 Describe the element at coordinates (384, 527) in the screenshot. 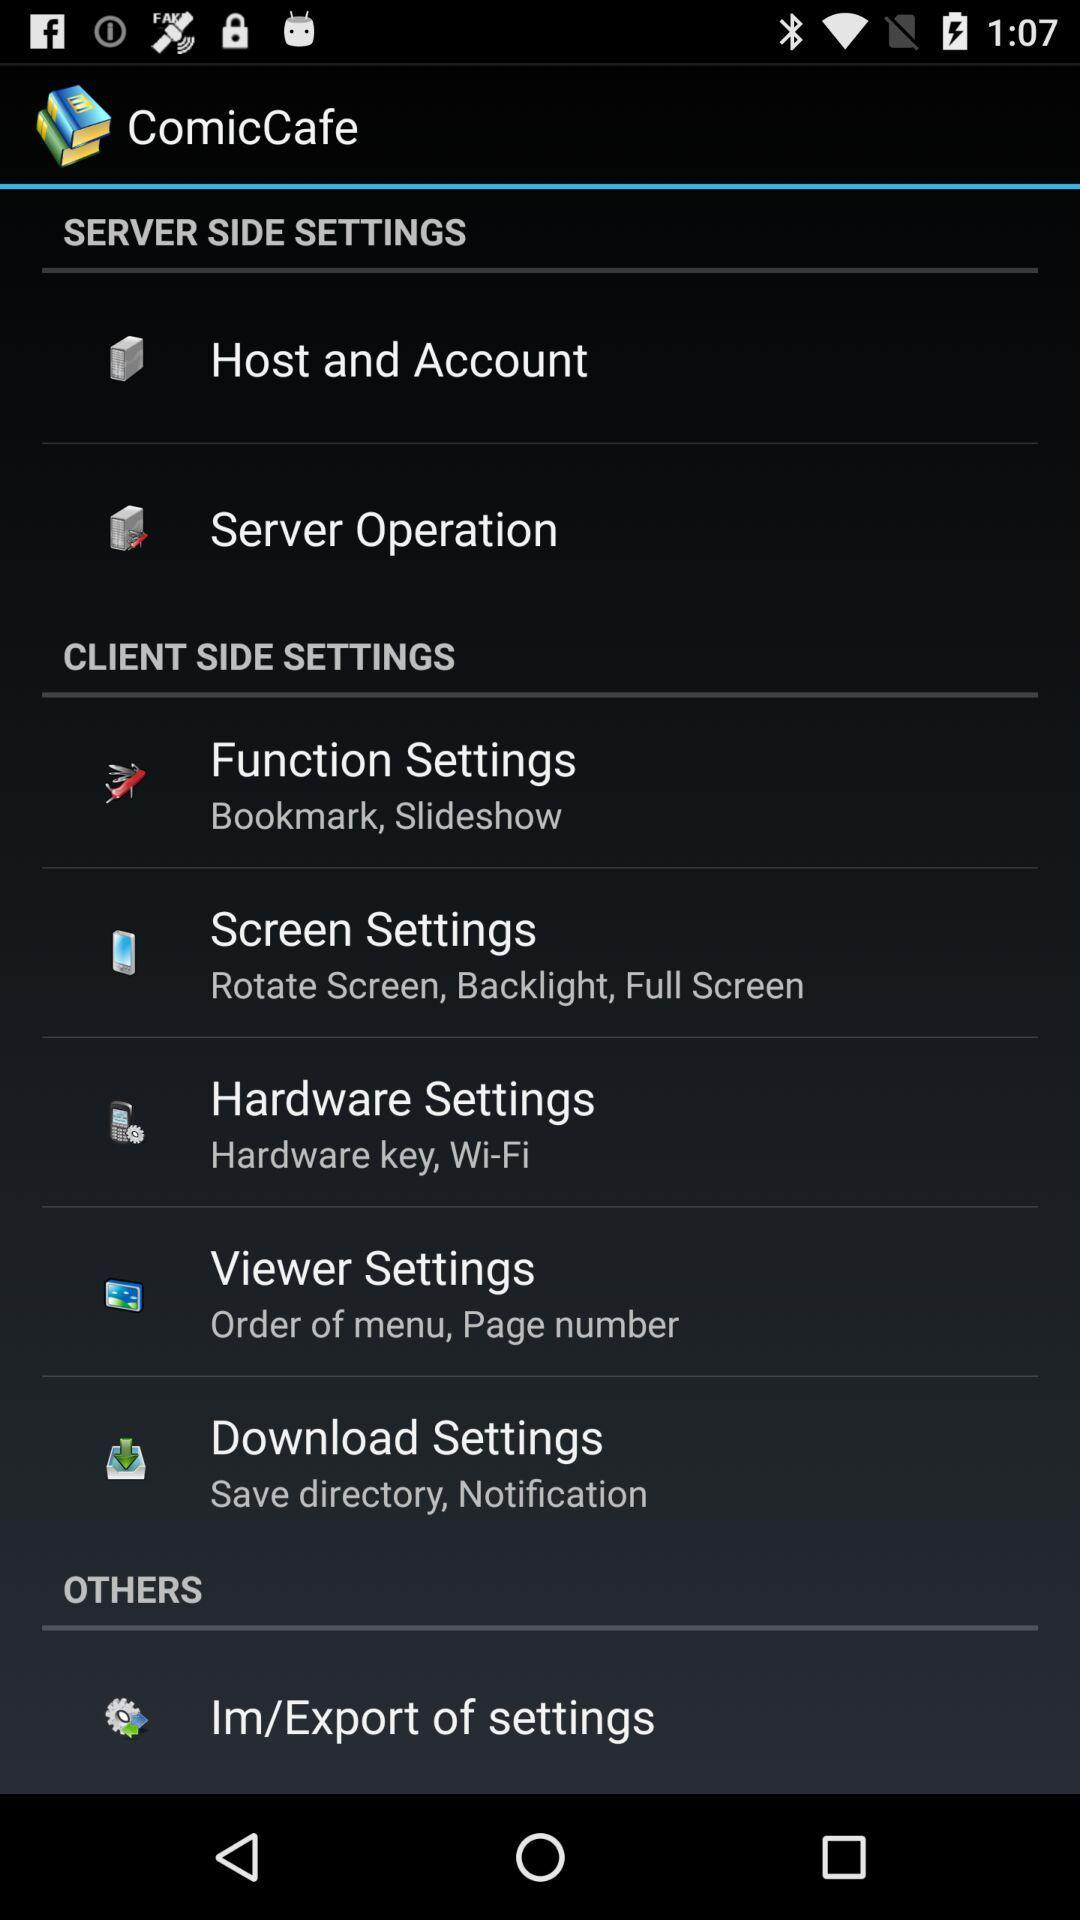

I see `icon above the client side settings icon` at that location.